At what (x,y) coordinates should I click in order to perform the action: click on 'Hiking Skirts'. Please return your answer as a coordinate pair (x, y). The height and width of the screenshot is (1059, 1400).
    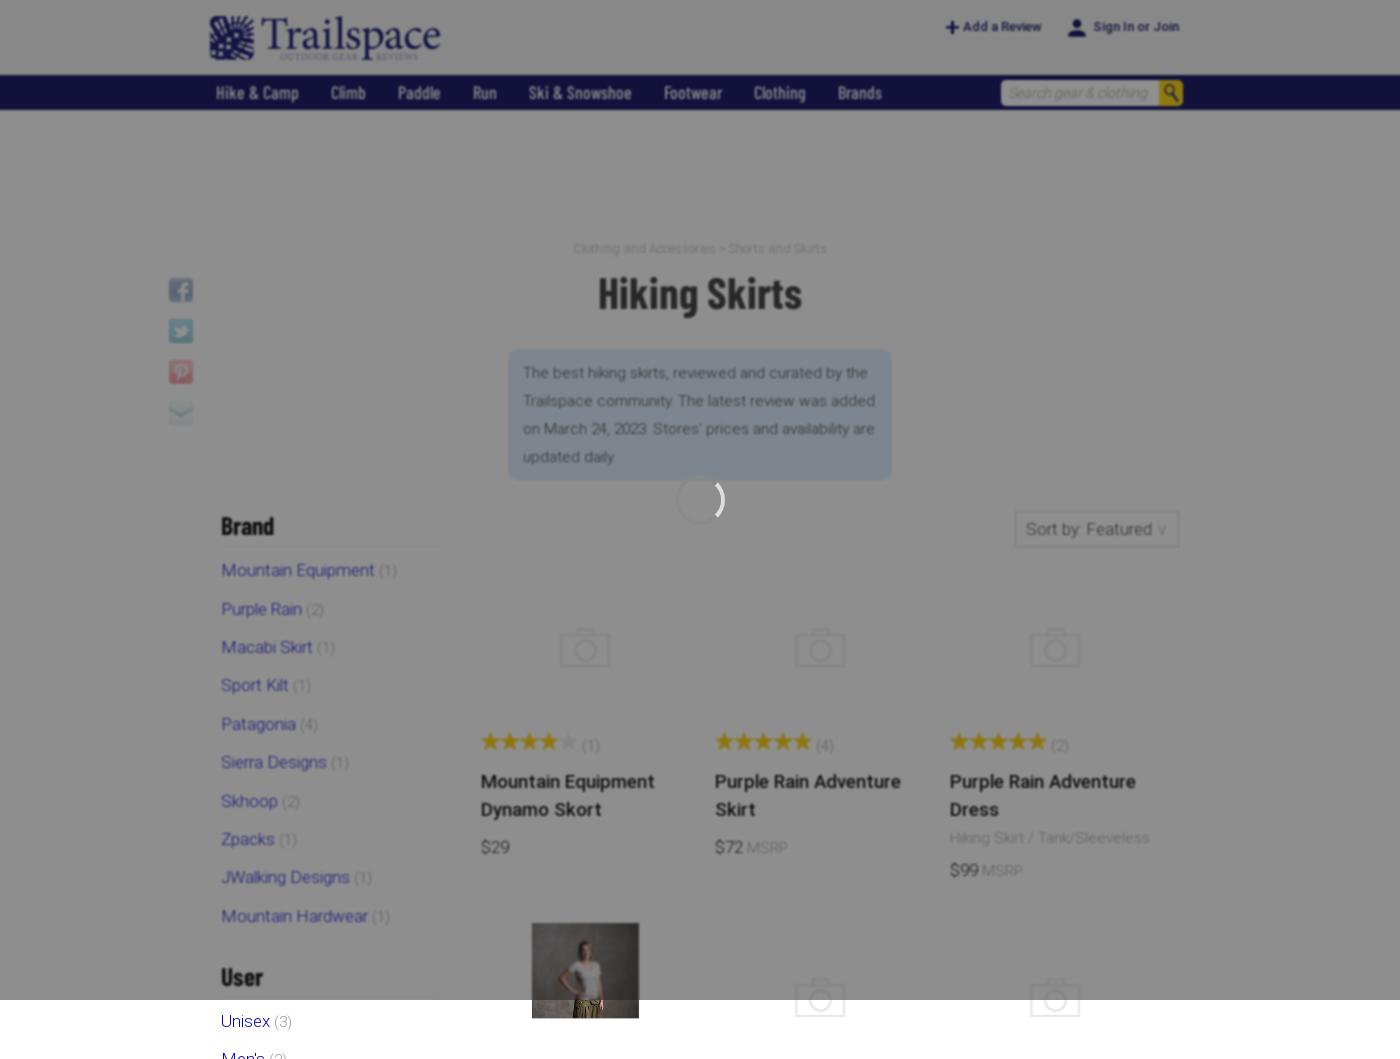
    Looking at the image, I should click on (700, 291).